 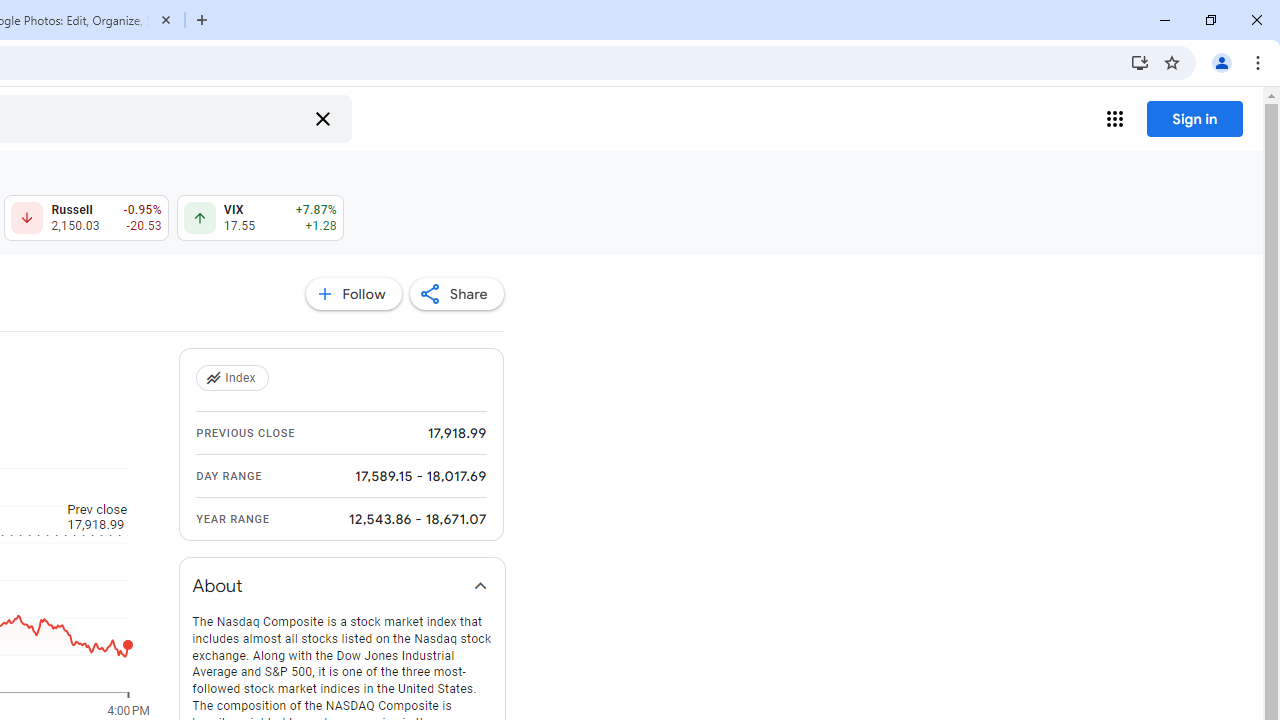 I want to click on 'Follow', so click(x=353, y=294).